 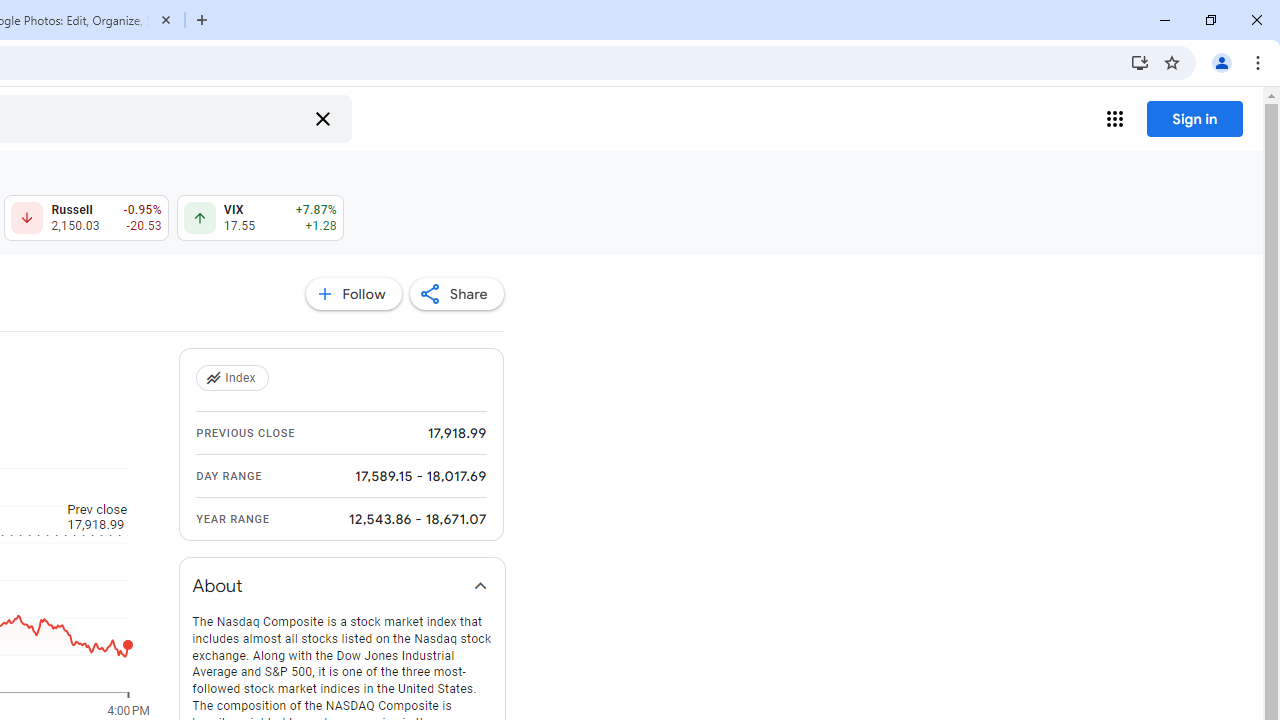 I want to click on 'Follow', so click(x=353, y=294).